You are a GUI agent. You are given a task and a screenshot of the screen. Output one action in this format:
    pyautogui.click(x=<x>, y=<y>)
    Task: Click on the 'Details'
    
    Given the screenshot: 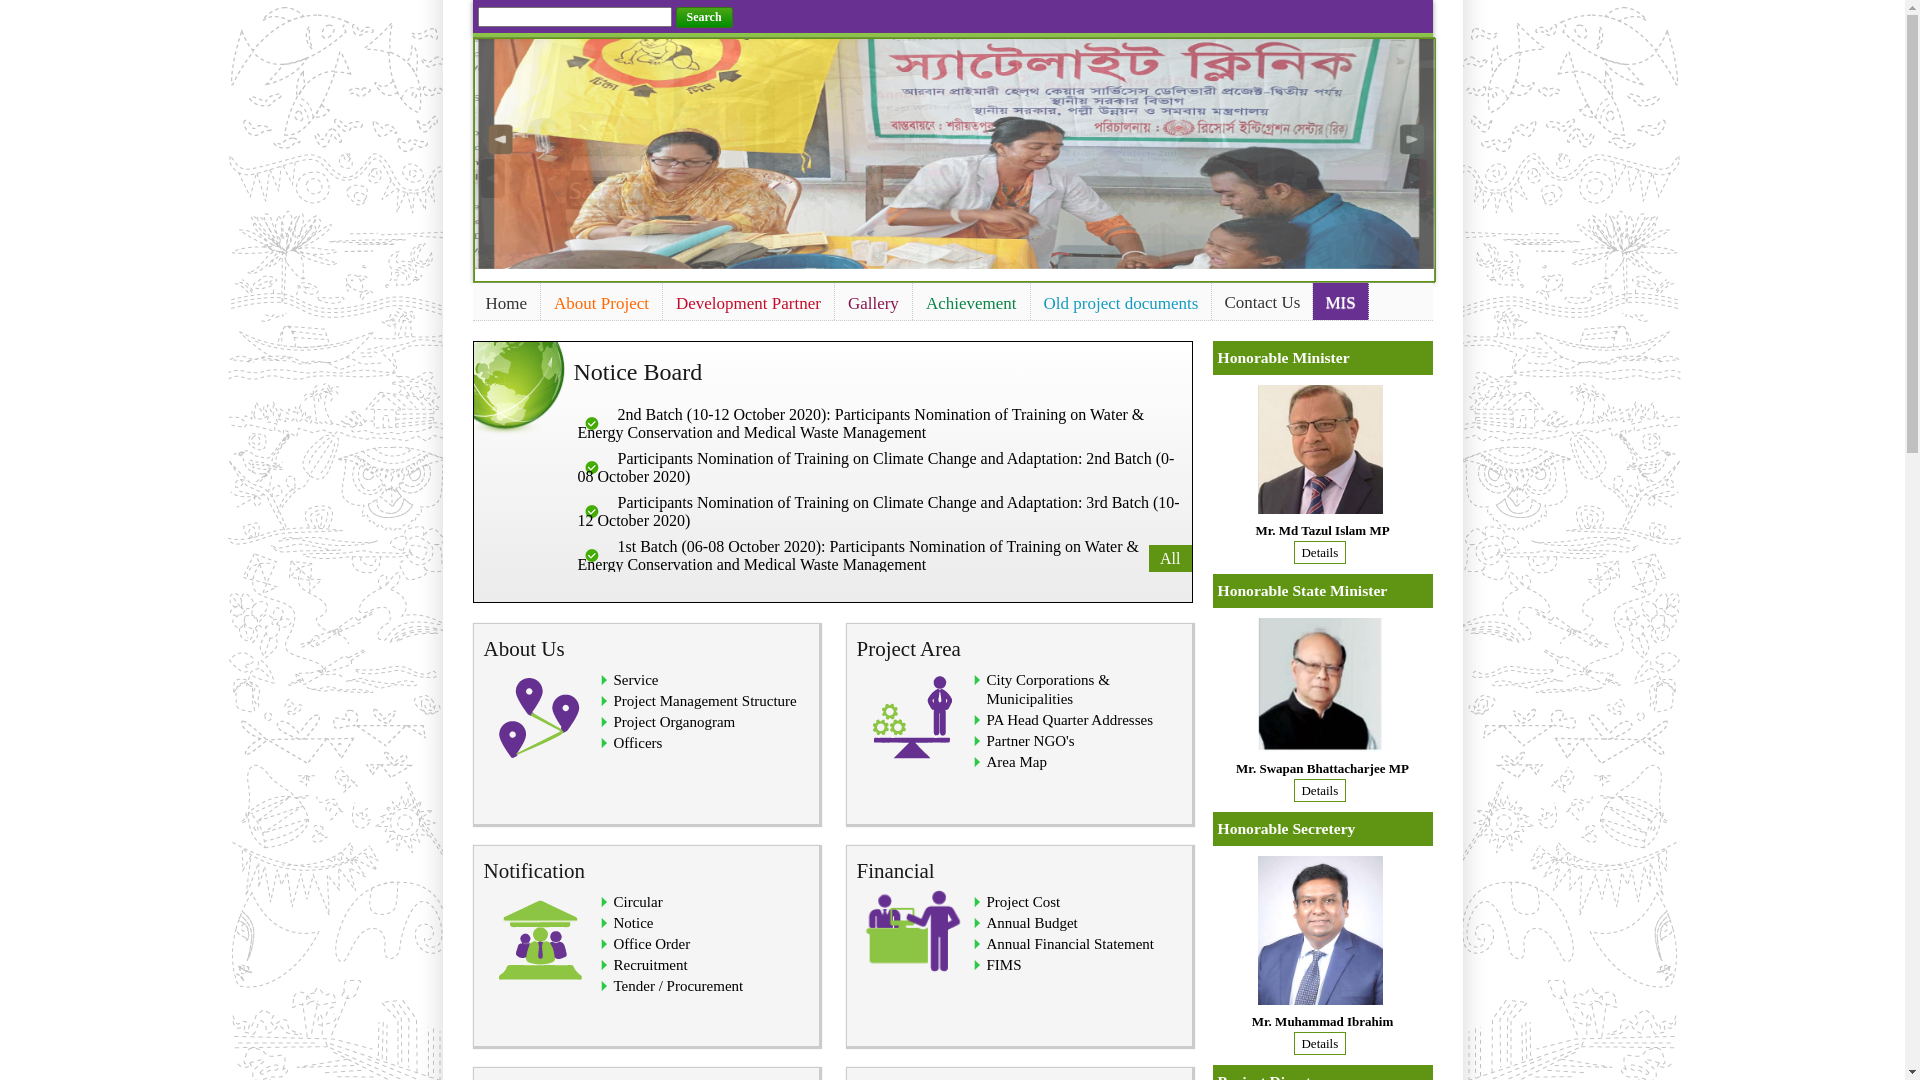 What is the action you would take?
    pyautogui.click(x=1321, y=552)
    